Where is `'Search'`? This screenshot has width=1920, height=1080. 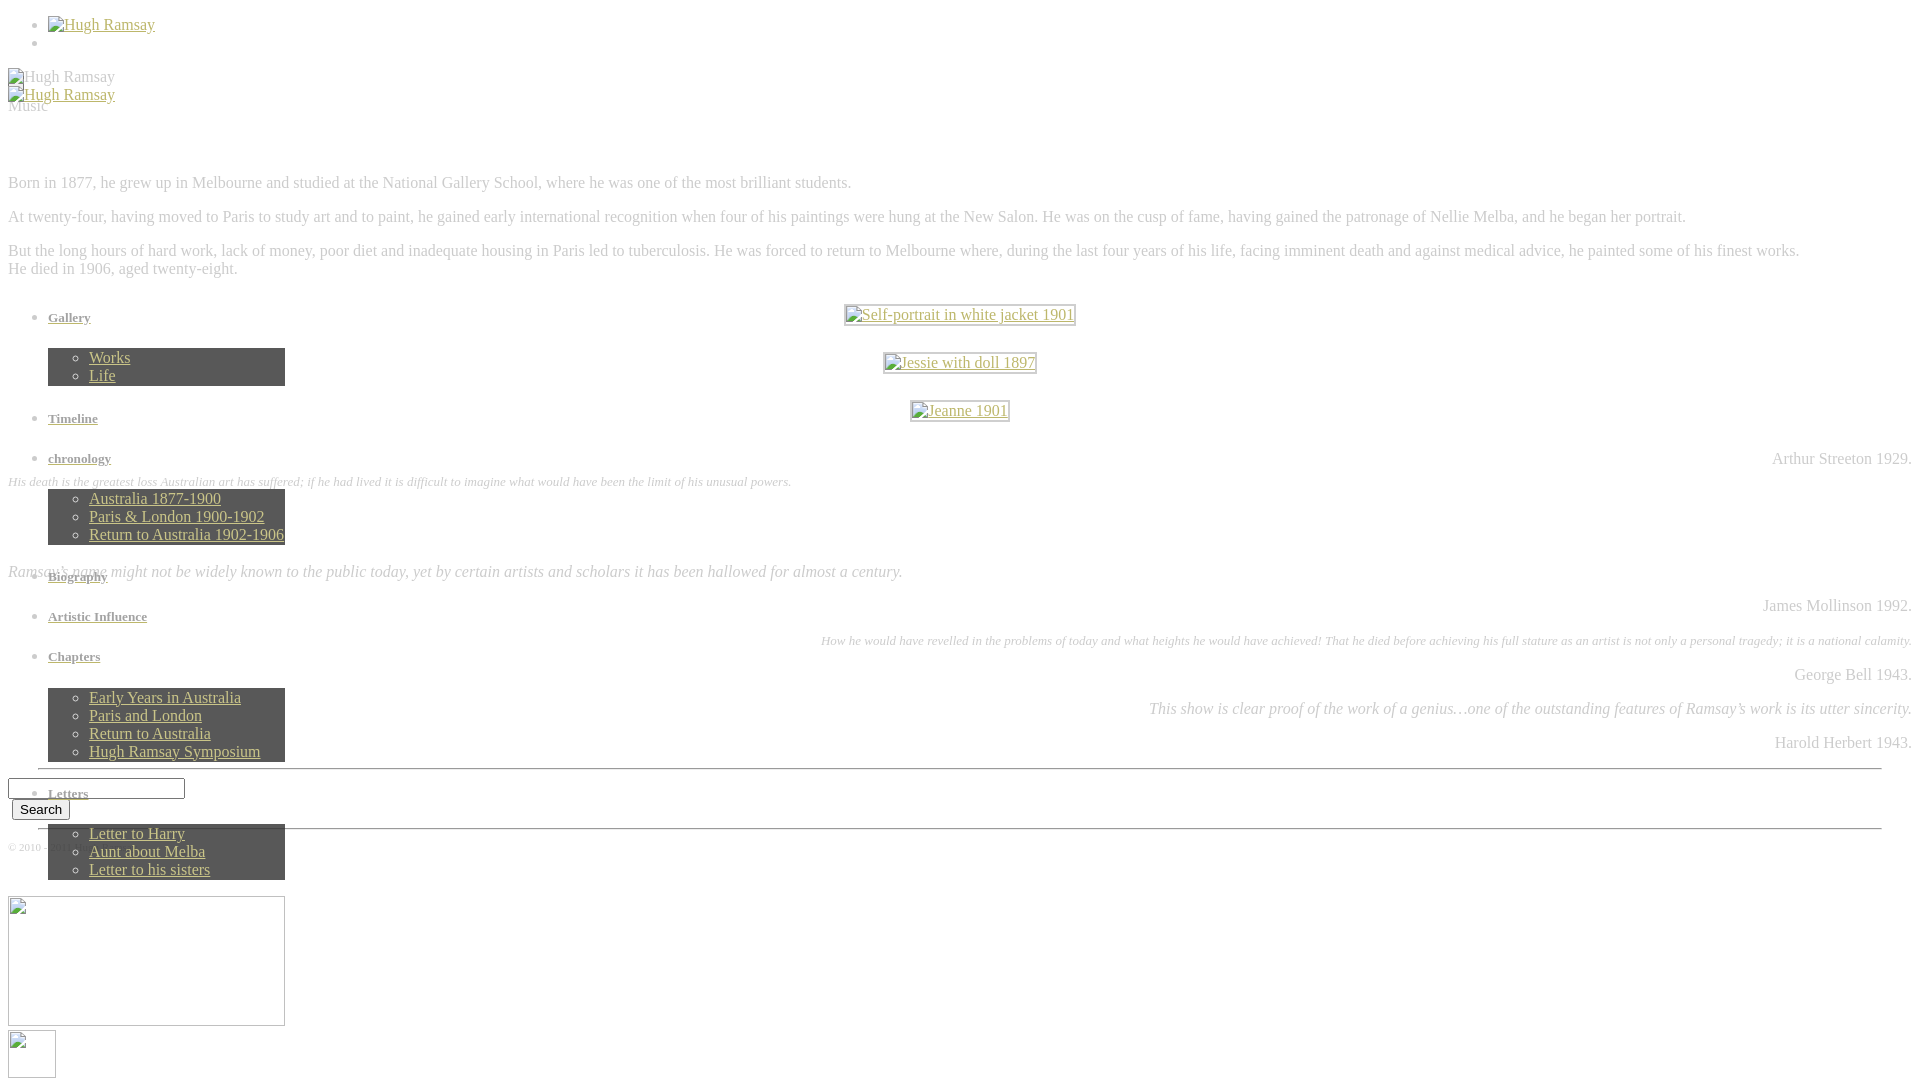
'Search' is located at coordinates (12, 808).